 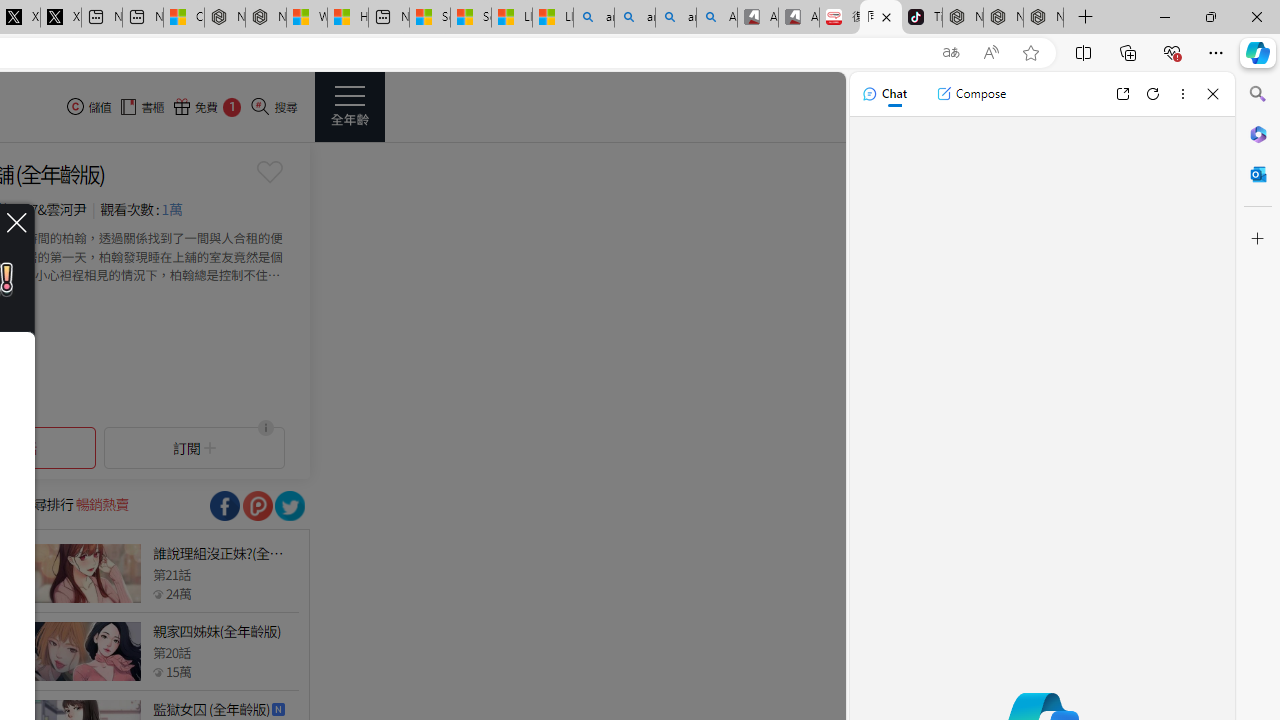 I want to click on 'Add this page to favorites (Ctrl+D)', so click(x=1031, y=52).